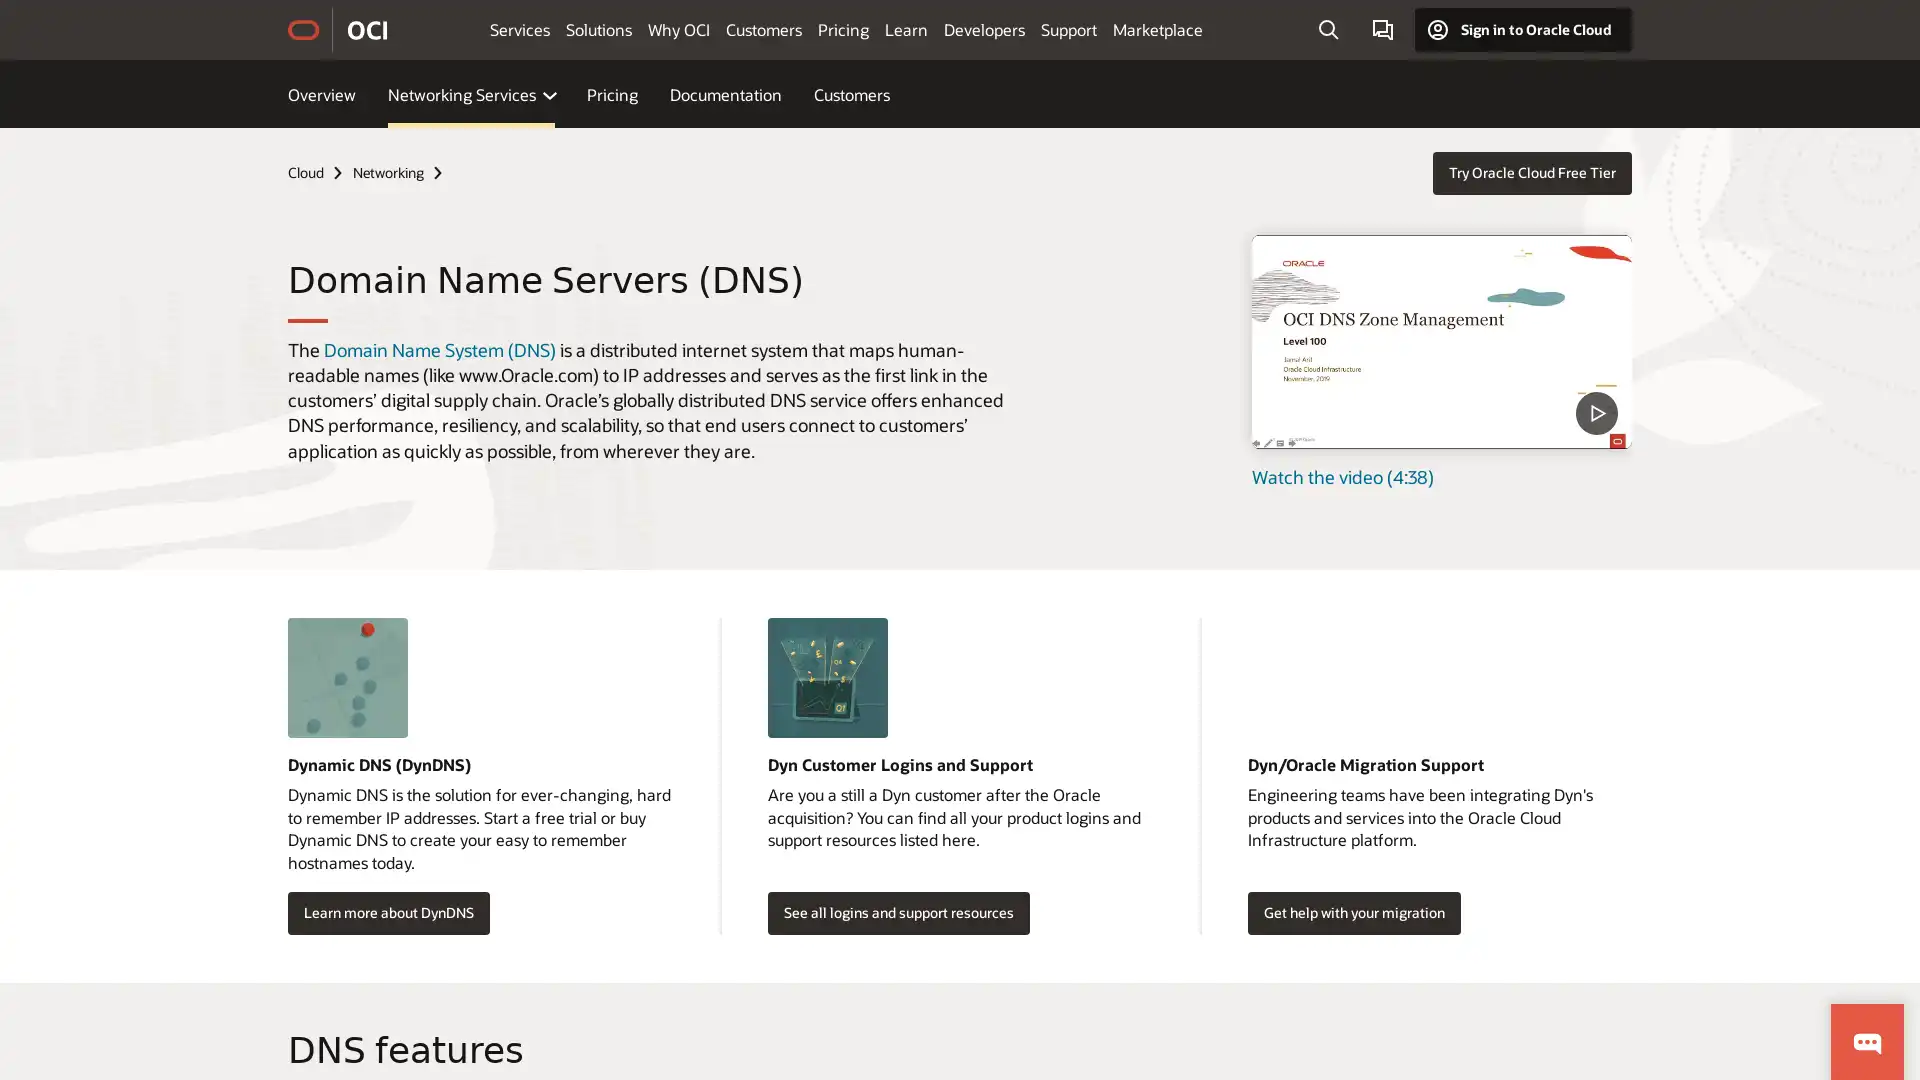 Image resolution: width=1920 pixels, height=1080 pixels. What do you see at coordinates (1068, 29) in the screenshot?
I see `Support` at bounding box center [1068, 29].